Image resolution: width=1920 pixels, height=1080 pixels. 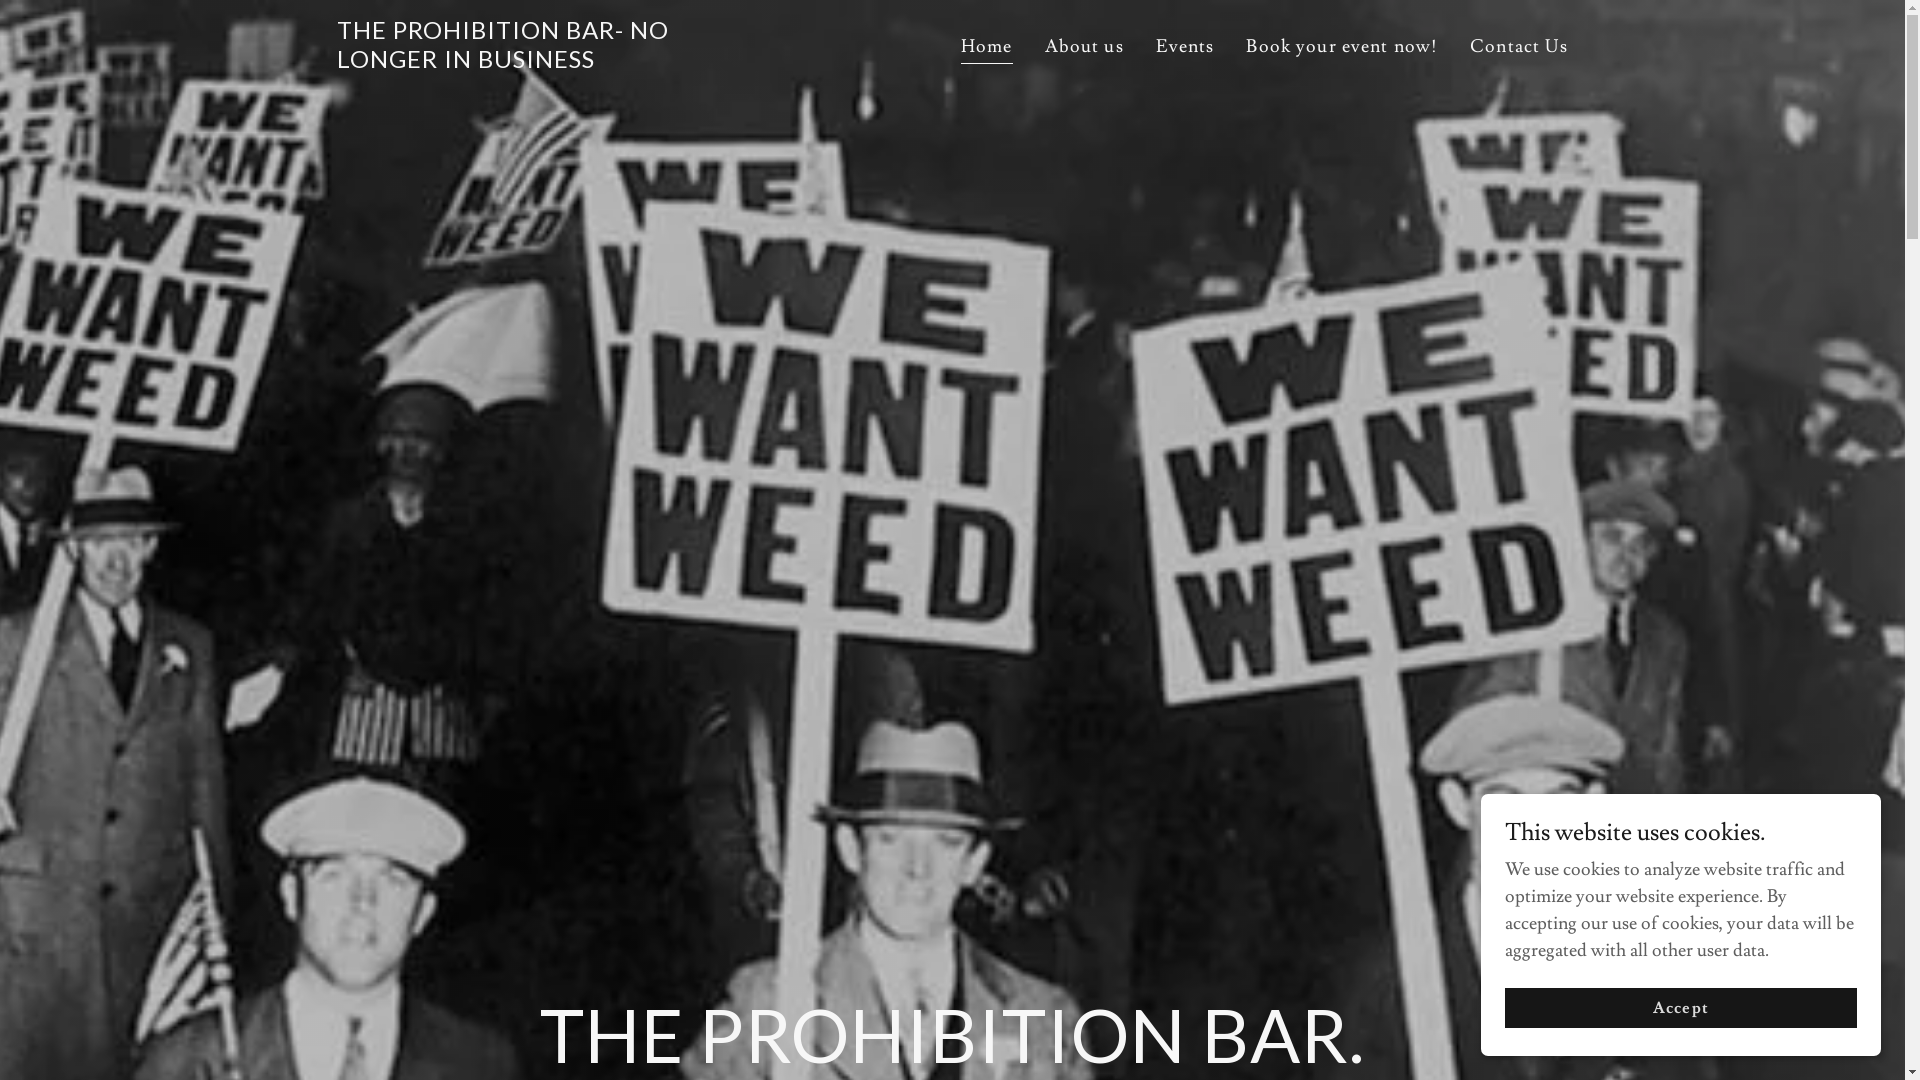 What do you see at coordinates (1185, 45) in the screenshot?
I see `'Events'` at bounding box center [1185, 45].